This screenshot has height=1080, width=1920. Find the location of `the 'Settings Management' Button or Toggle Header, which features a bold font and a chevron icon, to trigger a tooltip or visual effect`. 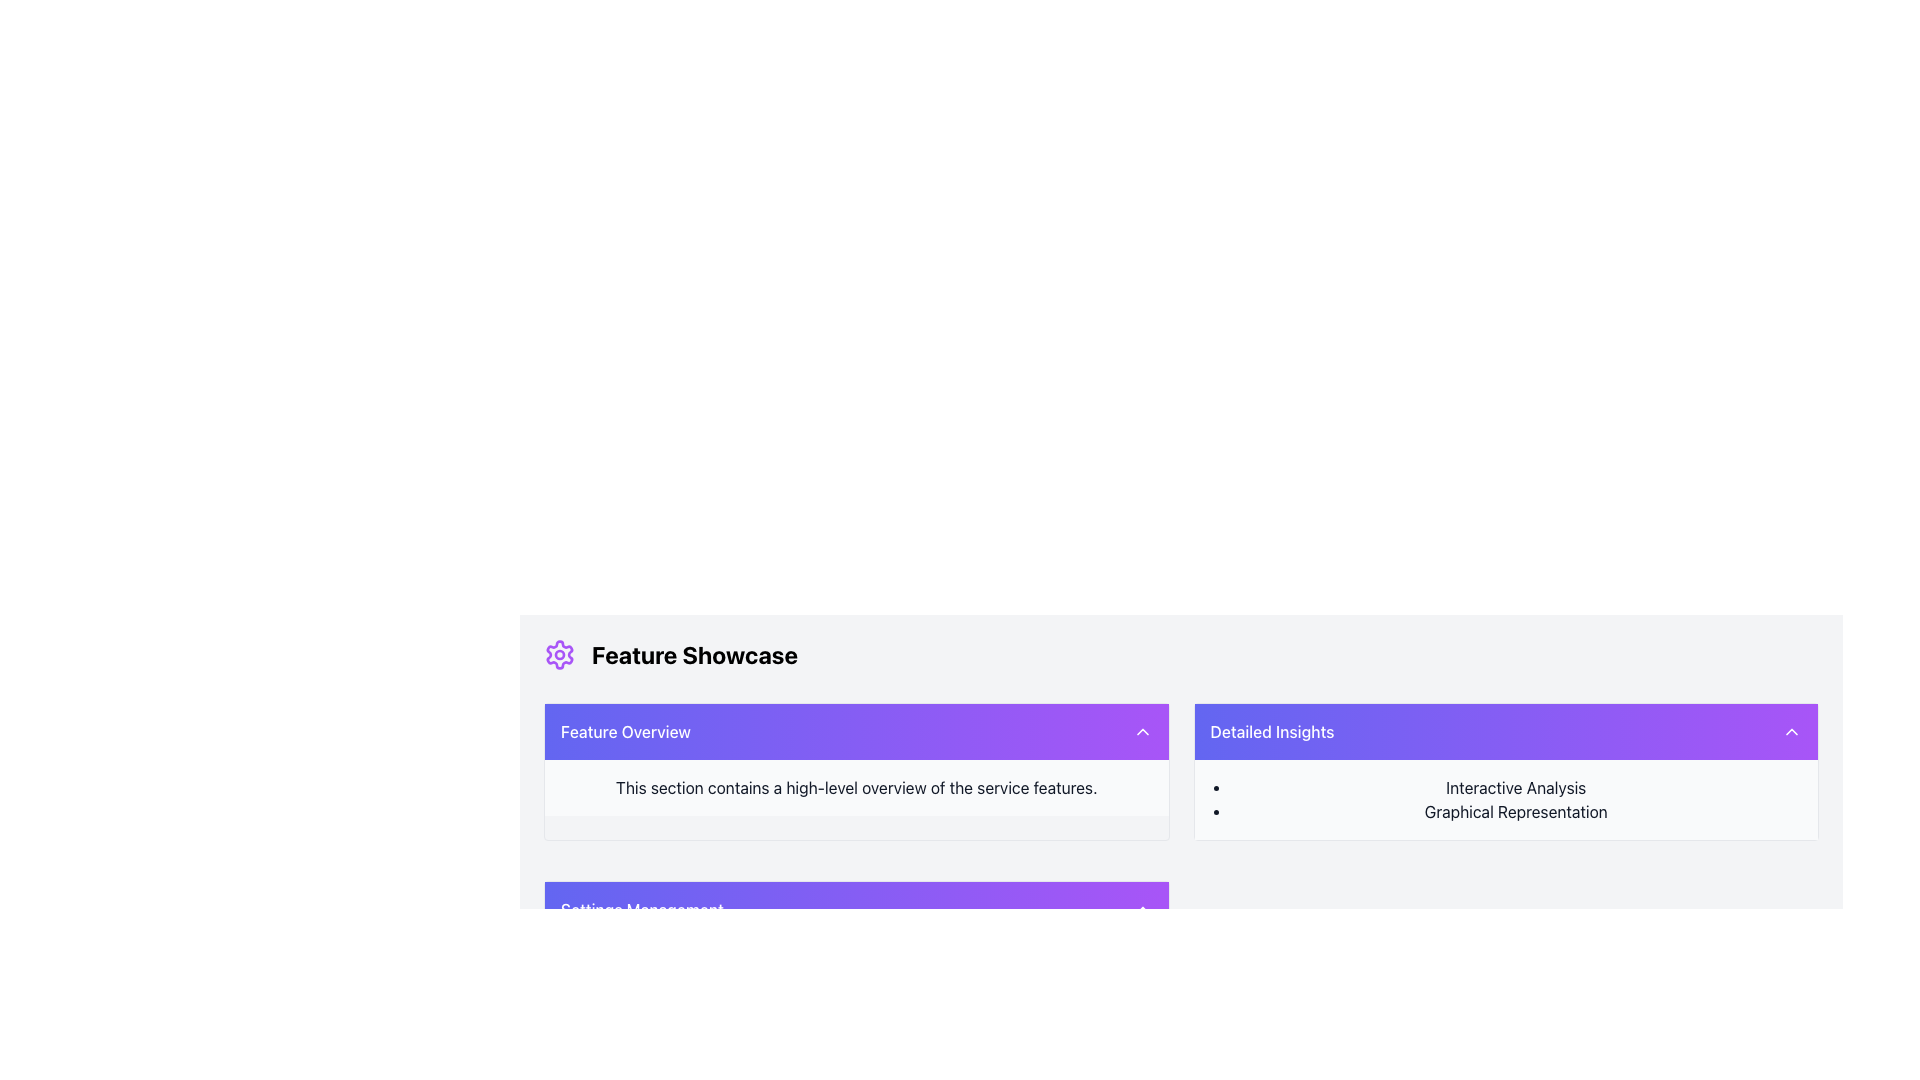

the 'Settings Management' Button or Toggle Header, which features a bold font and a chevron icon, to trigger a tooltip or visual effect is located at coordinates (856, 910).